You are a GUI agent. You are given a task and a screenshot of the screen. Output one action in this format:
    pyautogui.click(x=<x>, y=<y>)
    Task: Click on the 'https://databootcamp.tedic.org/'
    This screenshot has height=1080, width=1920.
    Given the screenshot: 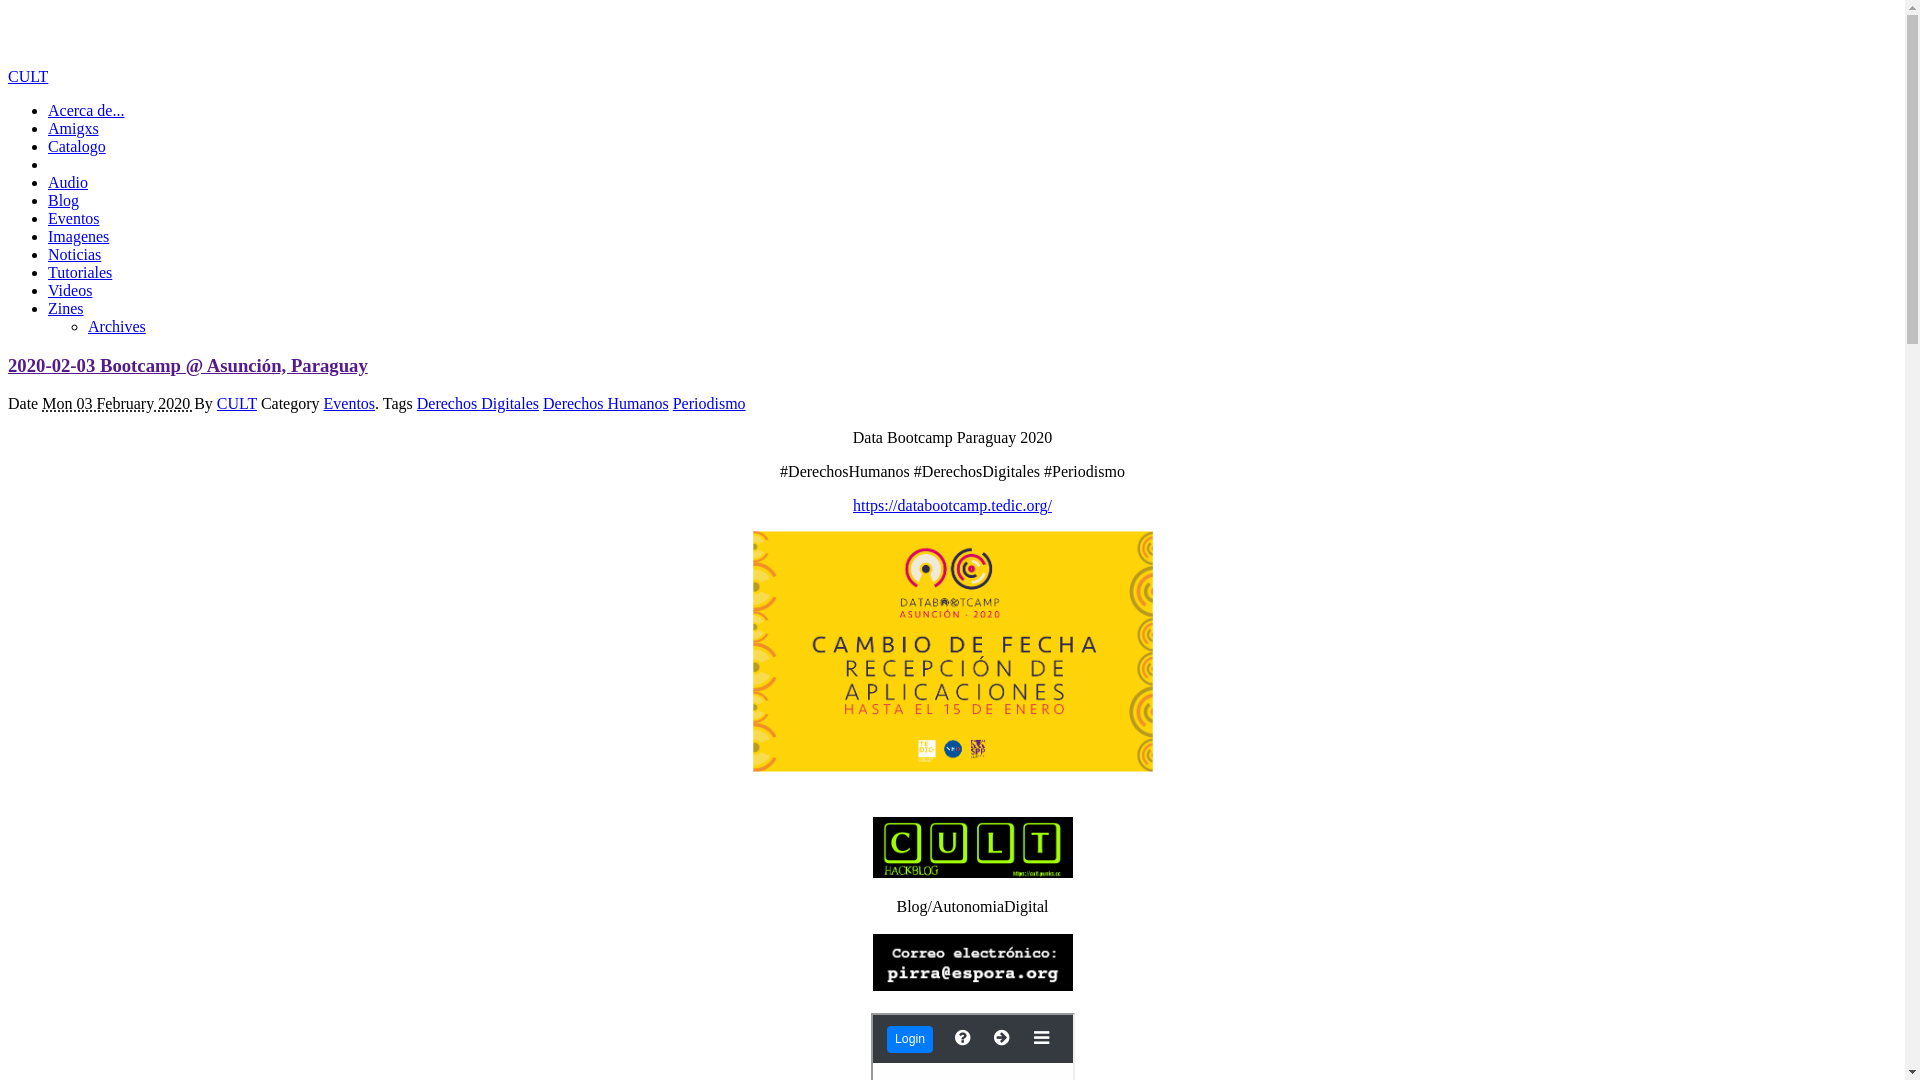 What is the action you would take?
    pyautogui.click(x=951, y=504)
    